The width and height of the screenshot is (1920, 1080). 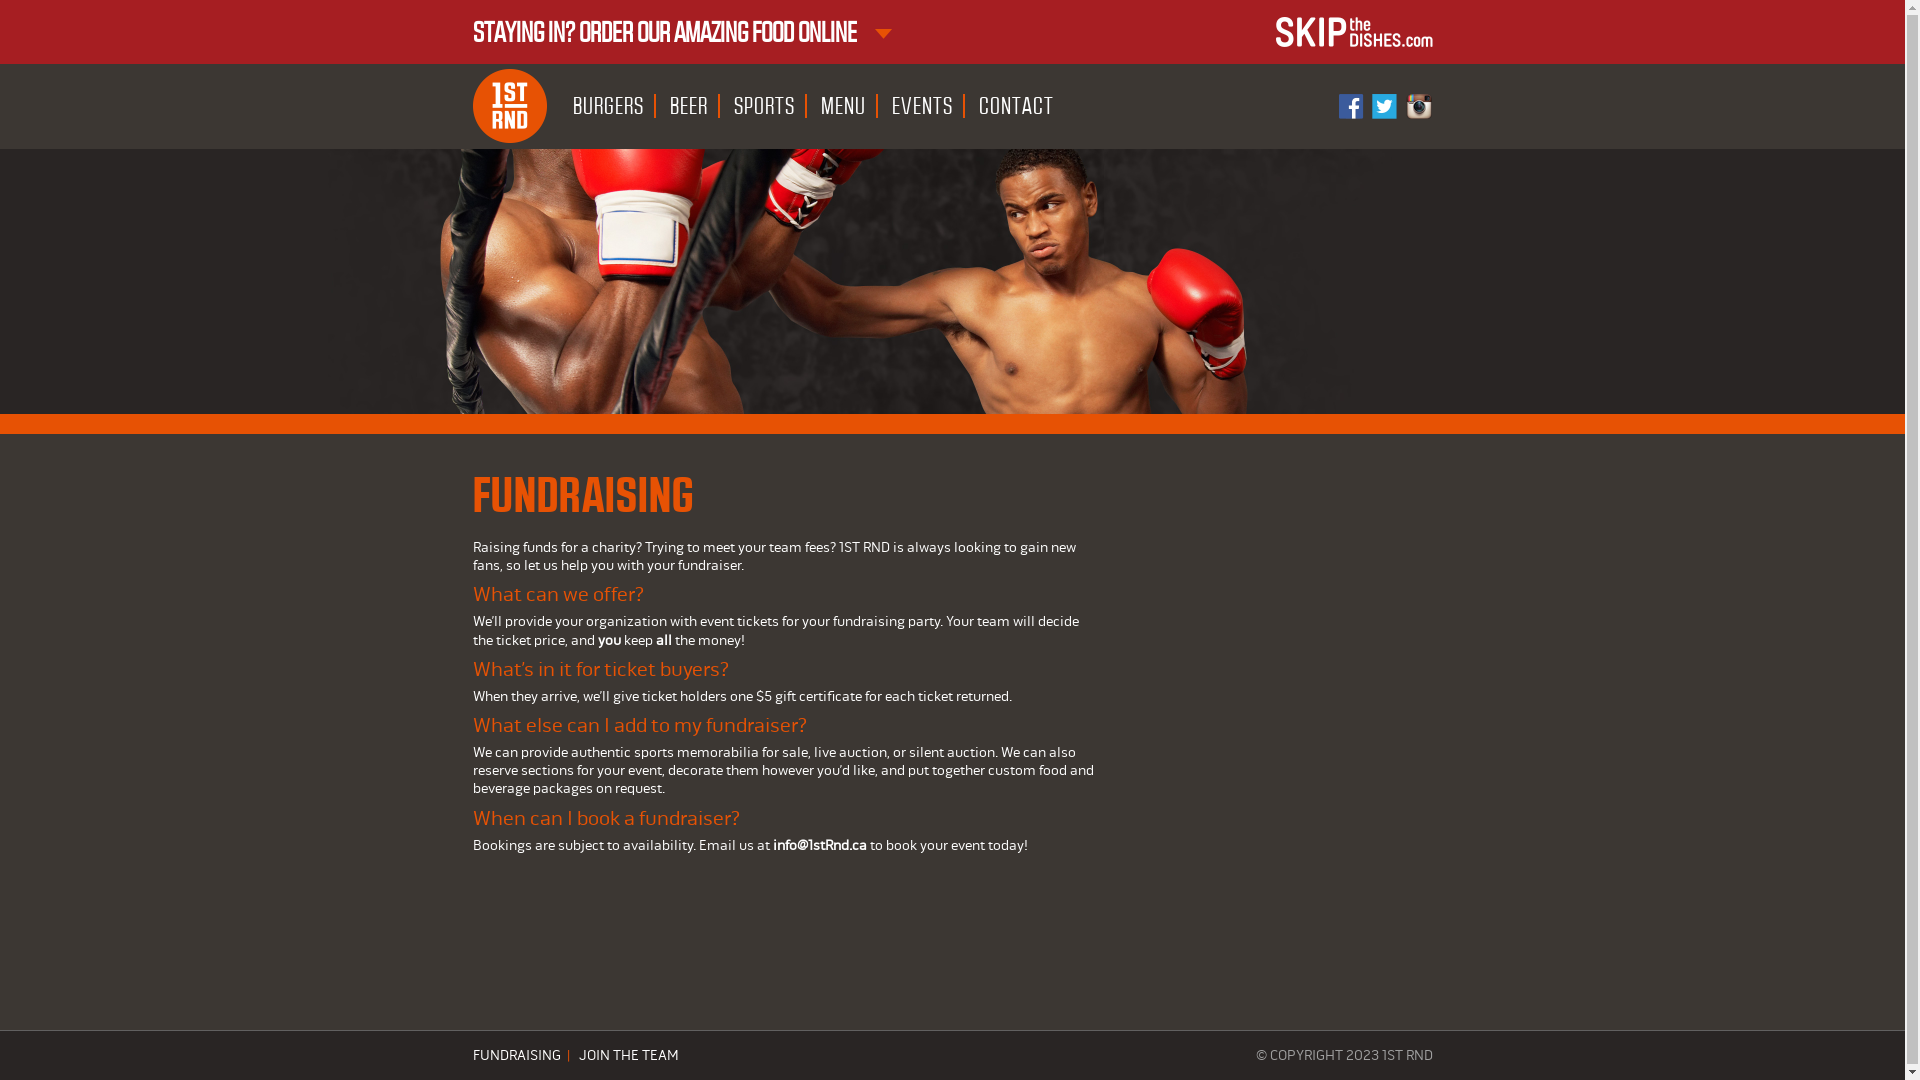 What do you see at coordinates (1416, 106) in the screenshot?
I see `'Instagram'` at bounding box center [1416, 106].